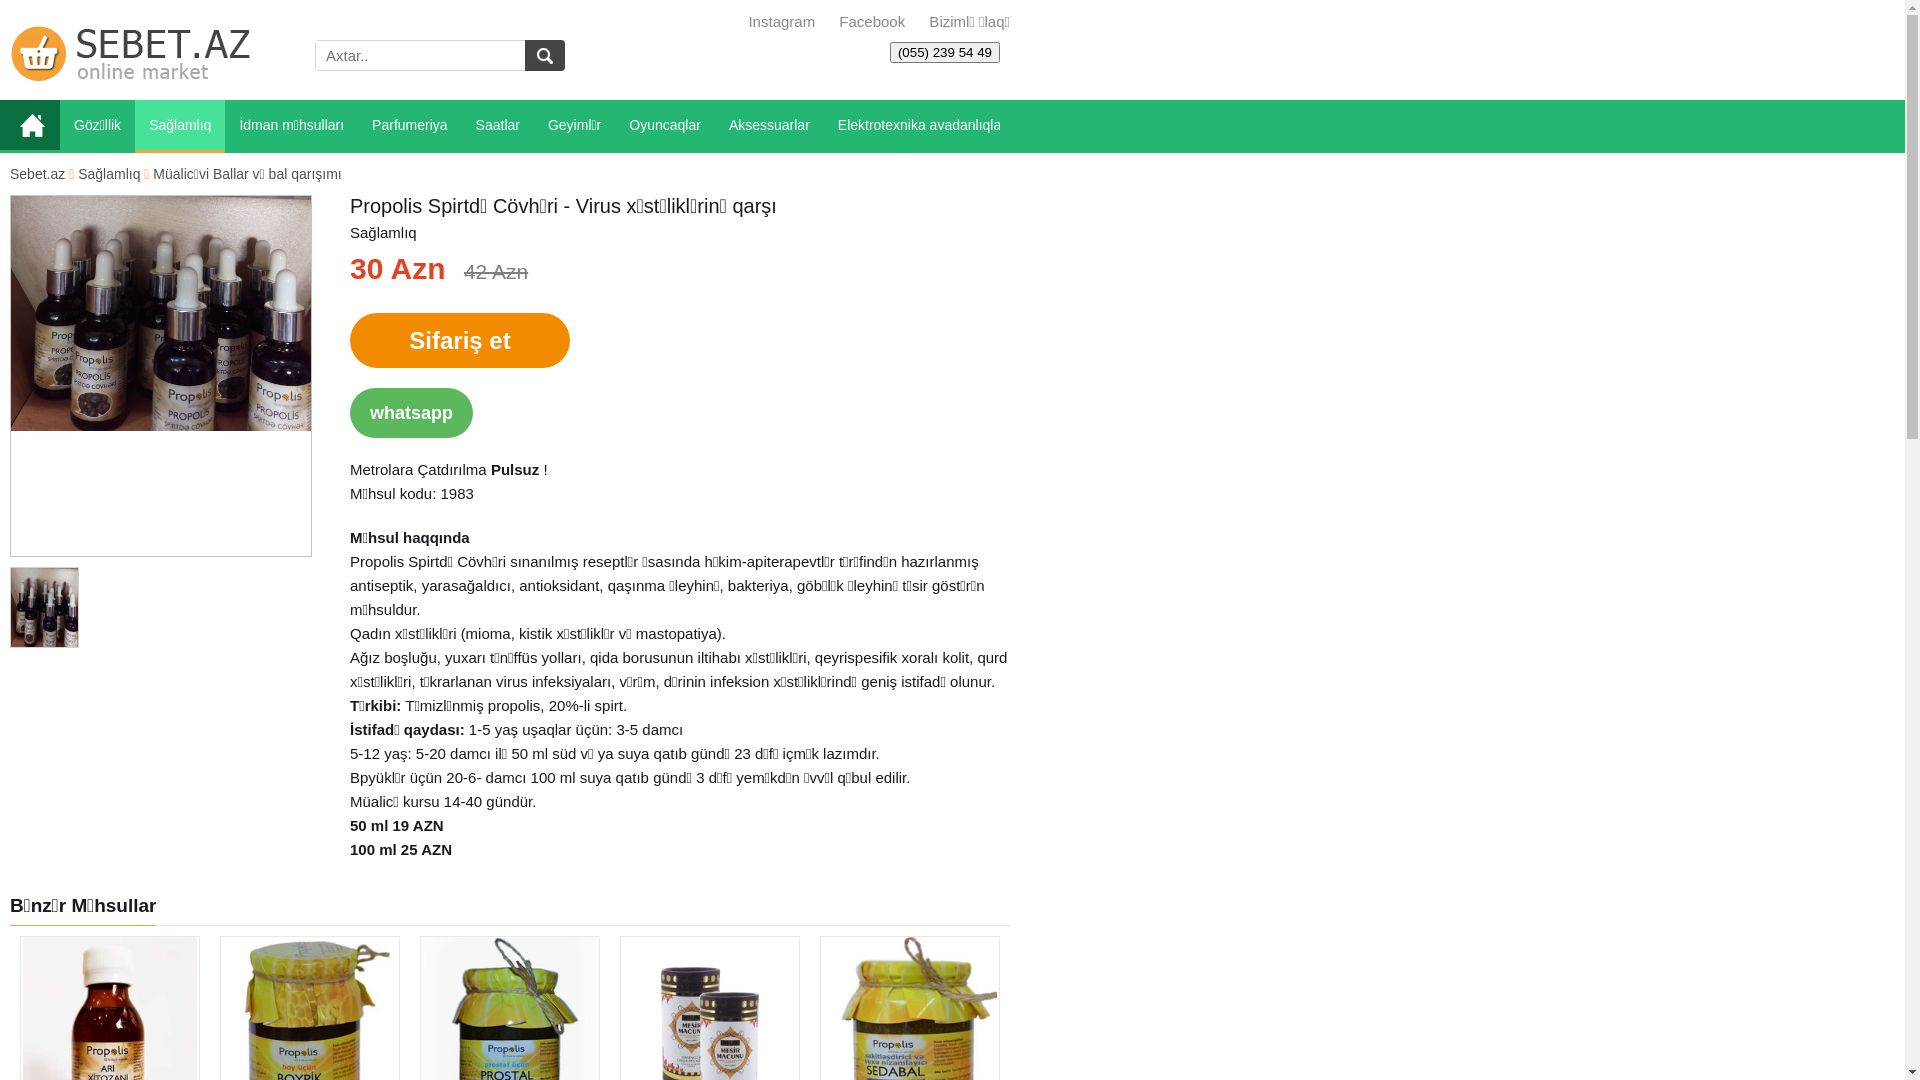  Describe the element at coordinates (37, 172) in the screenshot. I see `'Sebet.az'` at that location.